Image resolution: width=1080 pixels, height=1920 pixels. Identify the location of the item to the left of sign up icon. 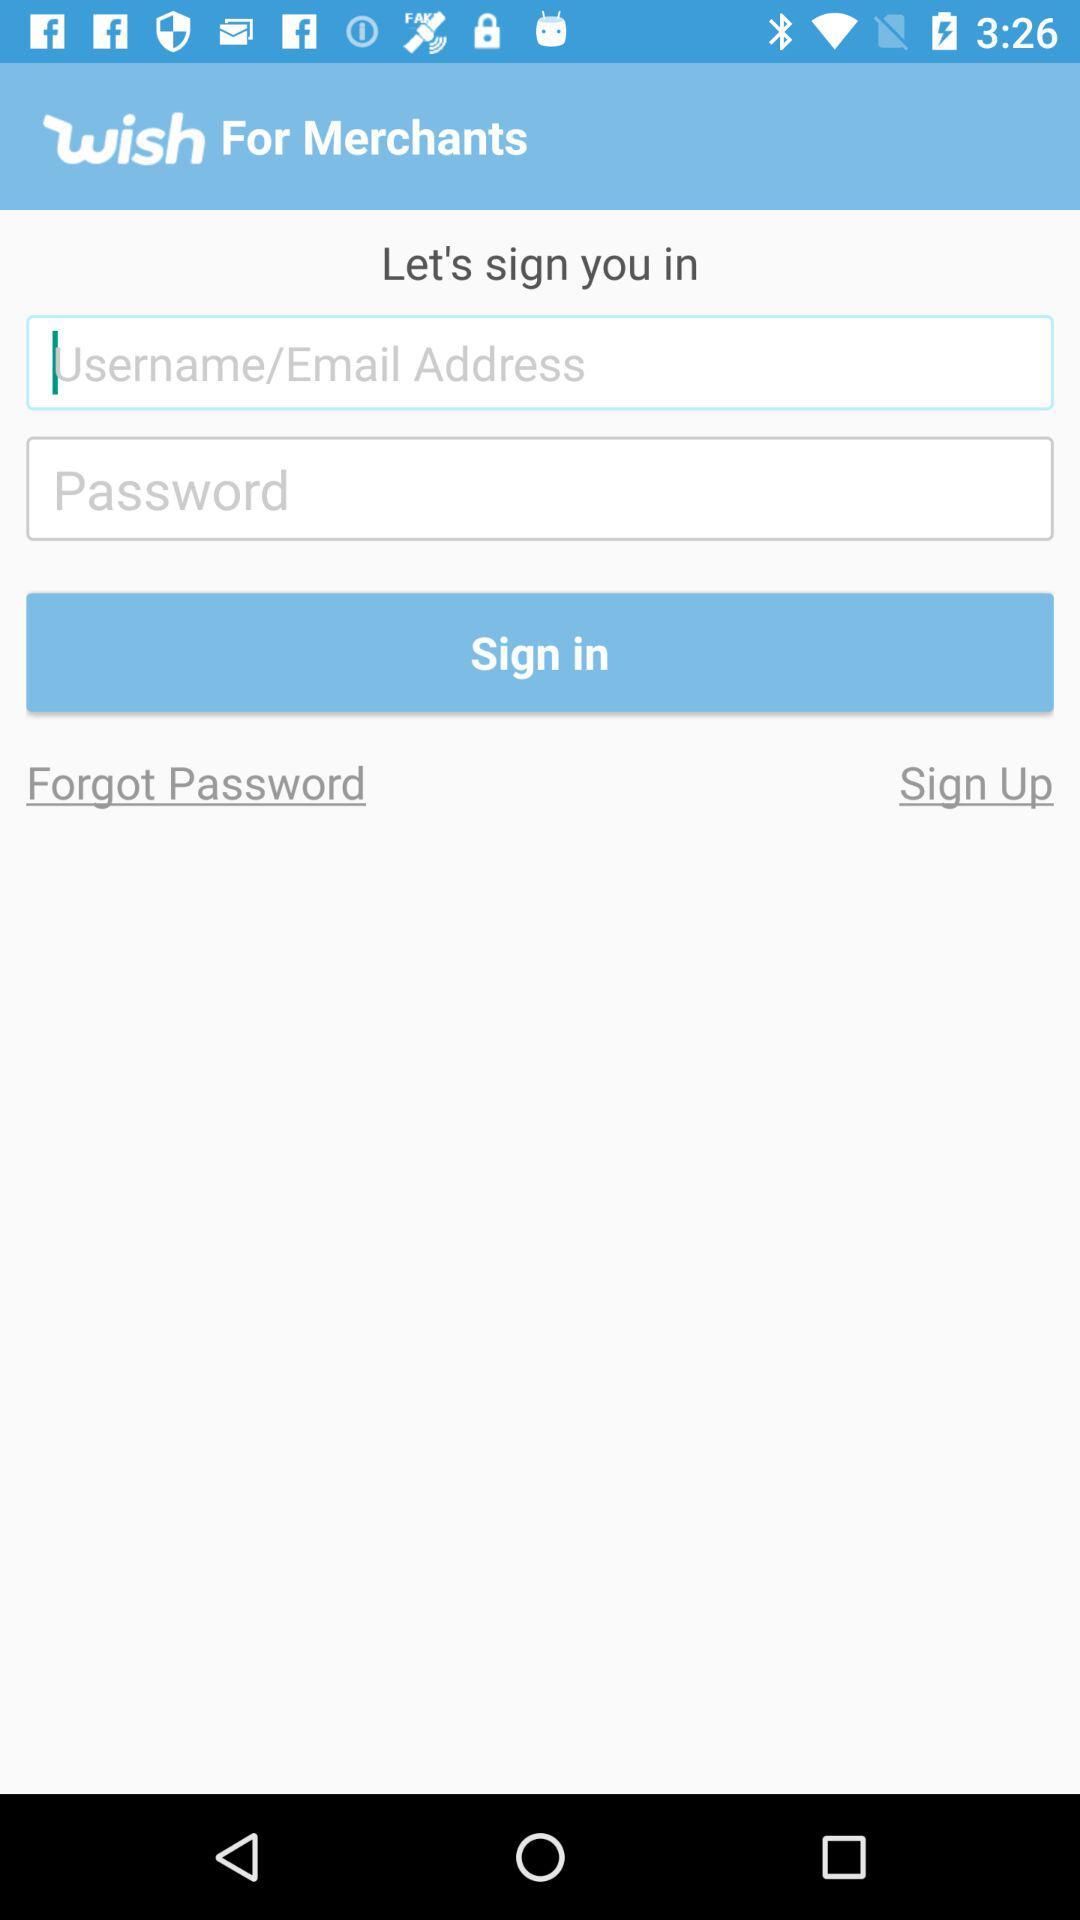
(283, 780).